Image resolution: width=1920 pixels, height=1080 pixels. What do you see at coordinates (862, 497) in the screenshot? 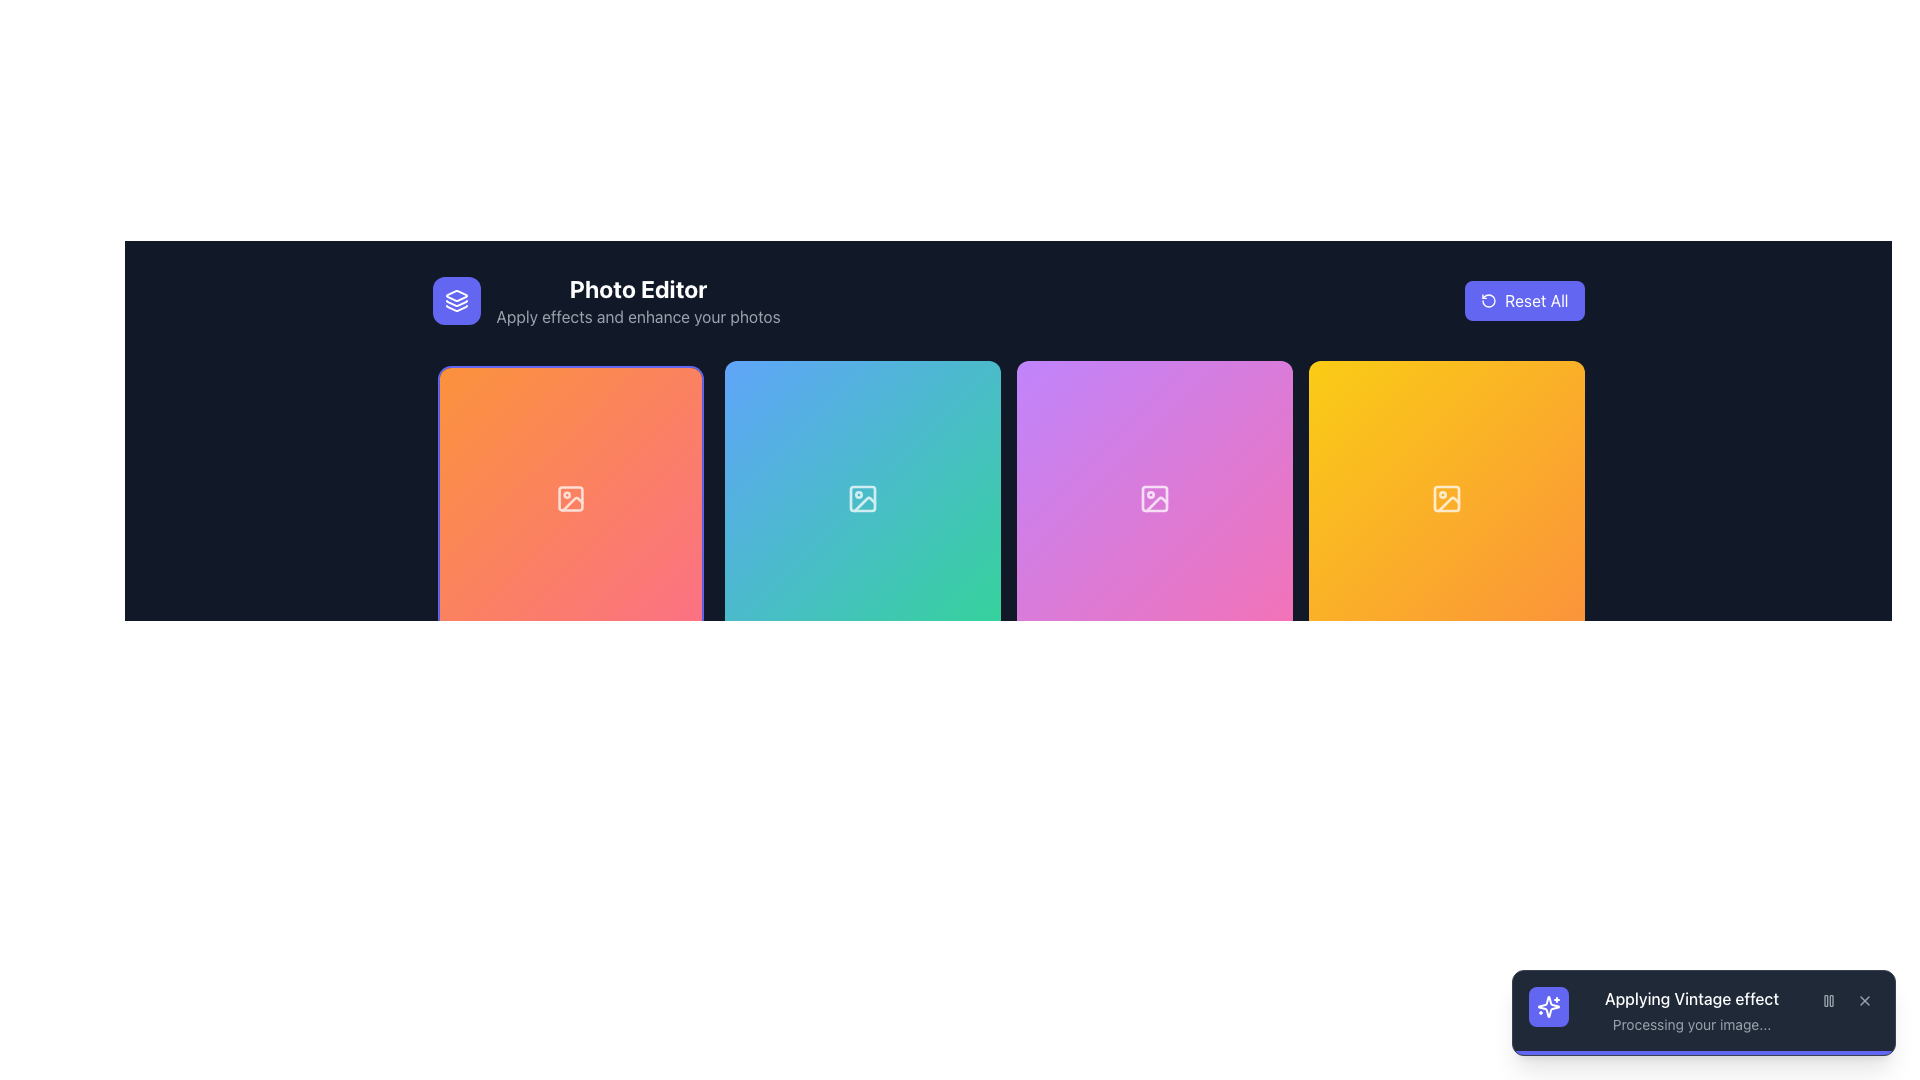
I see `the image icon located within the second card from the left in a group of four cards under the 'Photo Editor' header to interact with its card` at bounding box center [862, 497].